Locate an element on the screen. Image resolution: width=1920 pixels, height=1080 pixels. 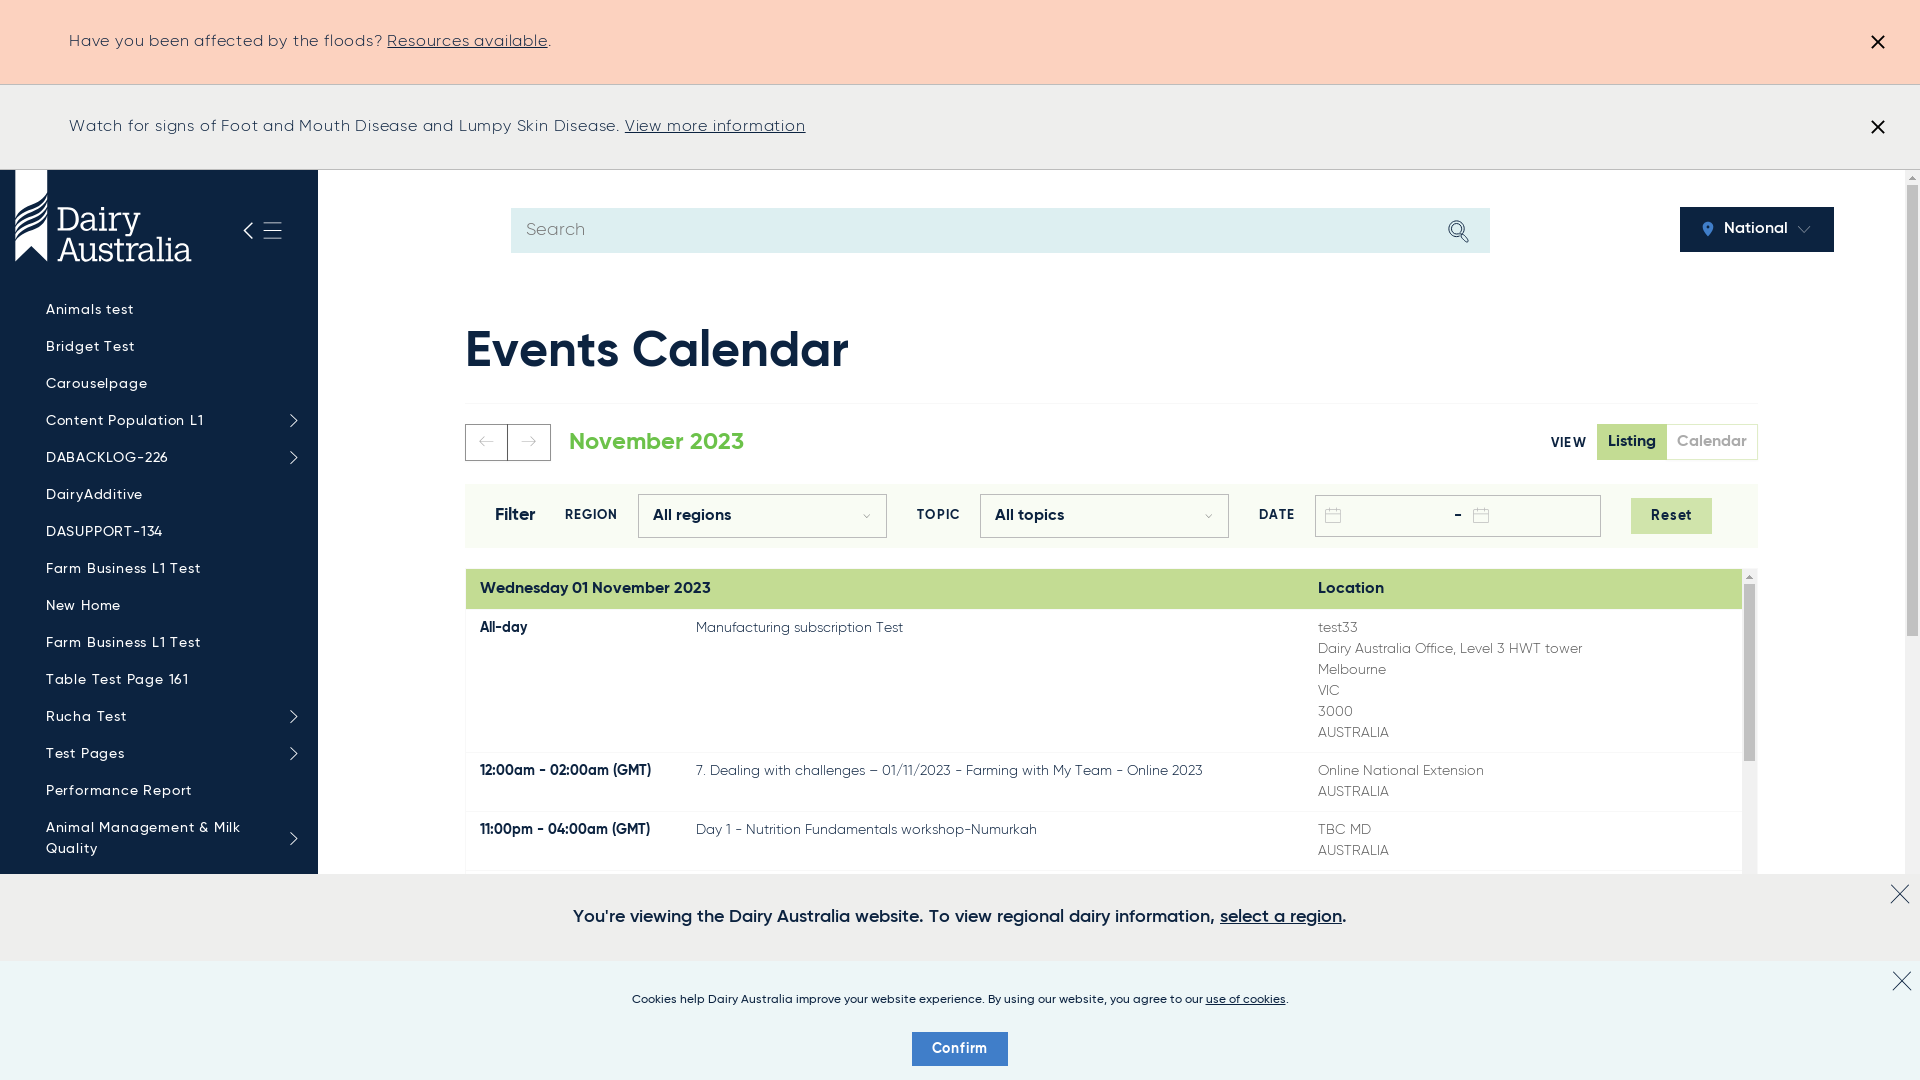
'Confirm' is located at coordinates (960, 1048).